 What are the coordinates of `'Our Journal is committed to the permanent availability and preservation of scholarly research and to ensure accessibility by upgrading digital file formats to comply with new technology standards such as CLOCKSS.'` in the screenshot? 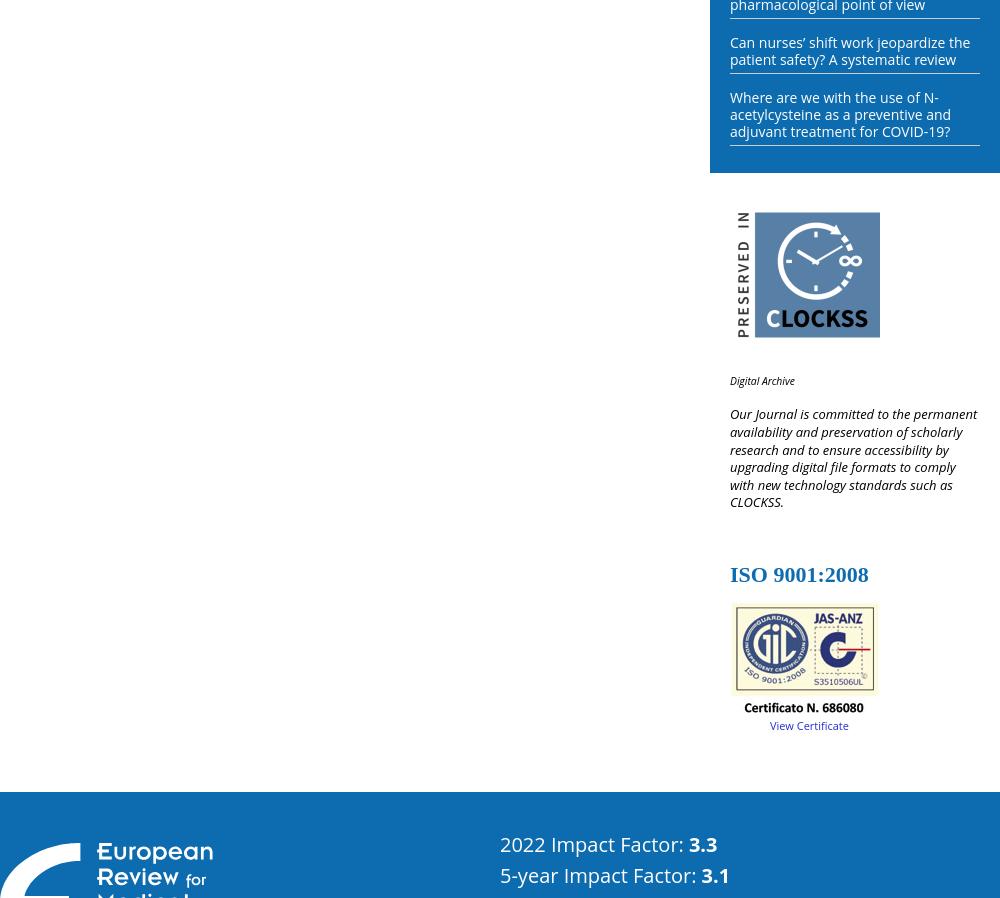 It's located at (852, 456).